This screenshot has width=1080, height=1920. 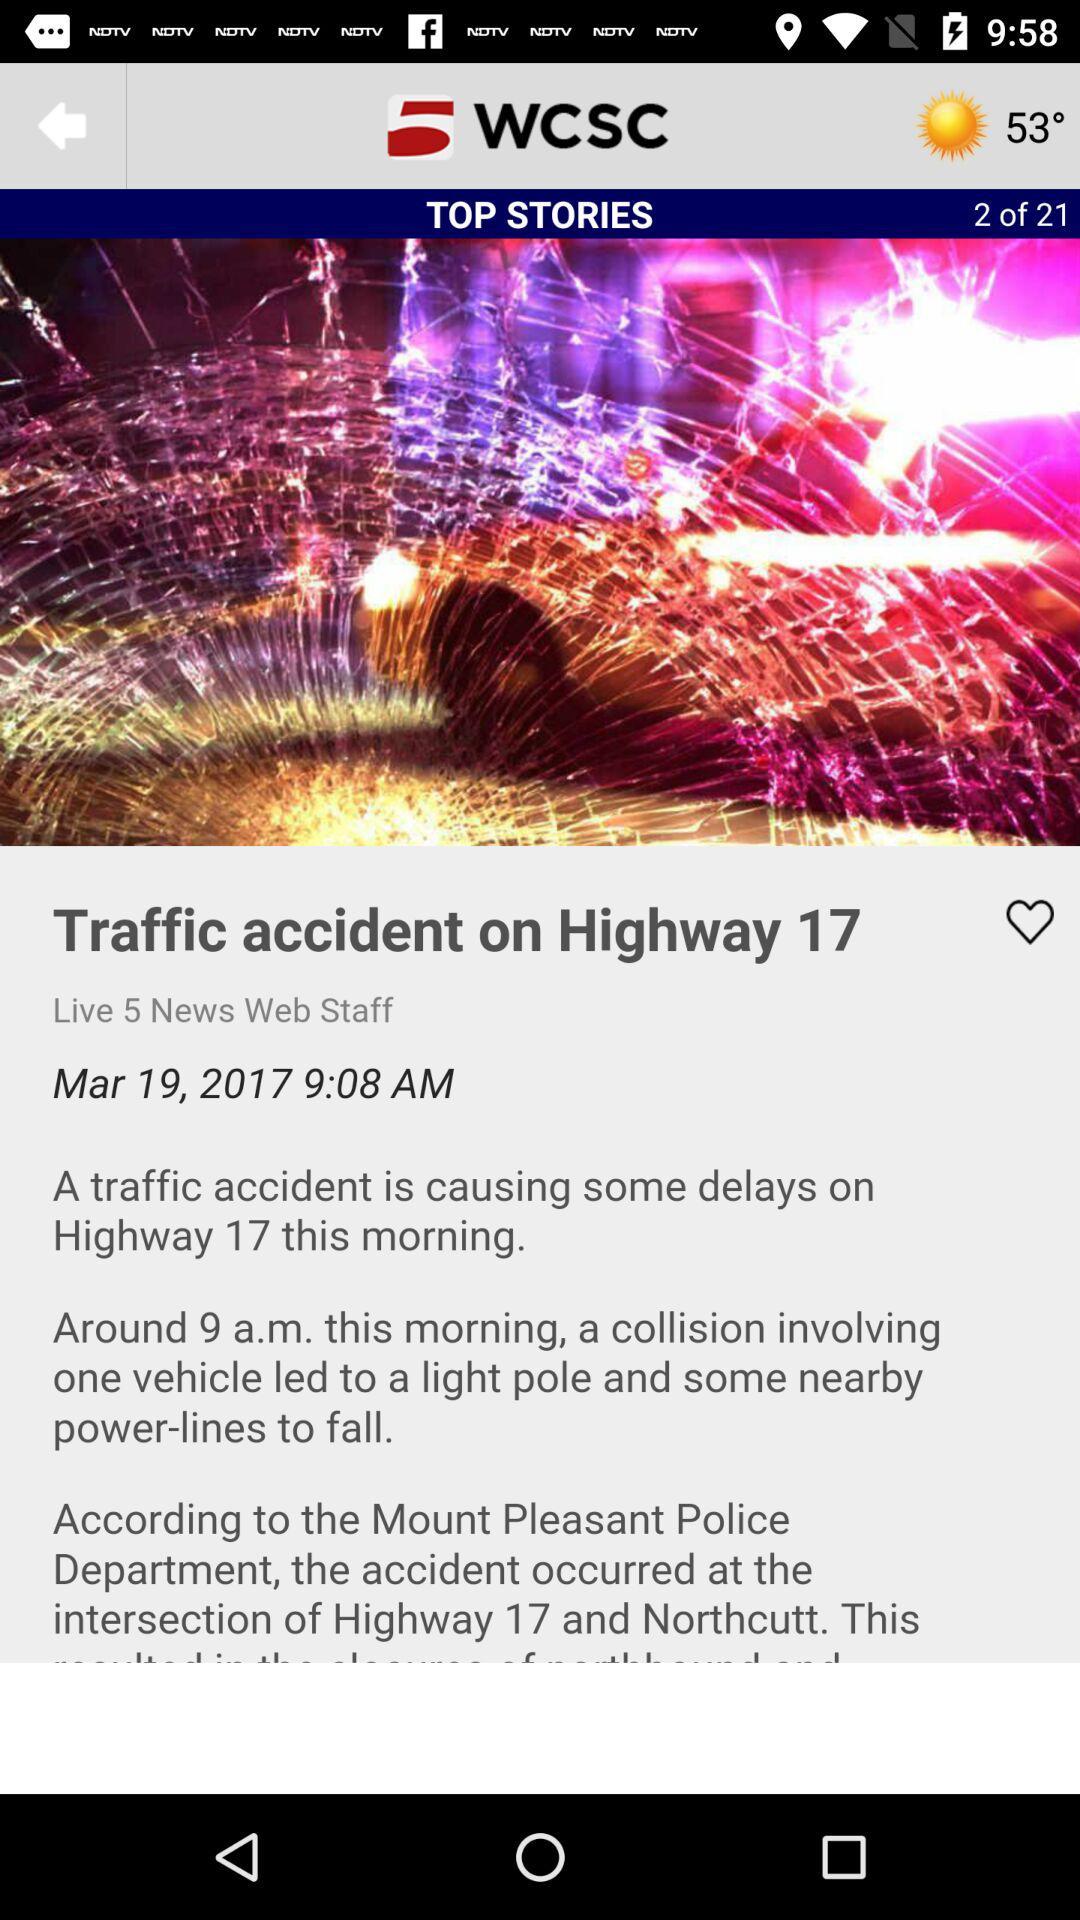 I want to click on new pega, so click(x=540, y=124).